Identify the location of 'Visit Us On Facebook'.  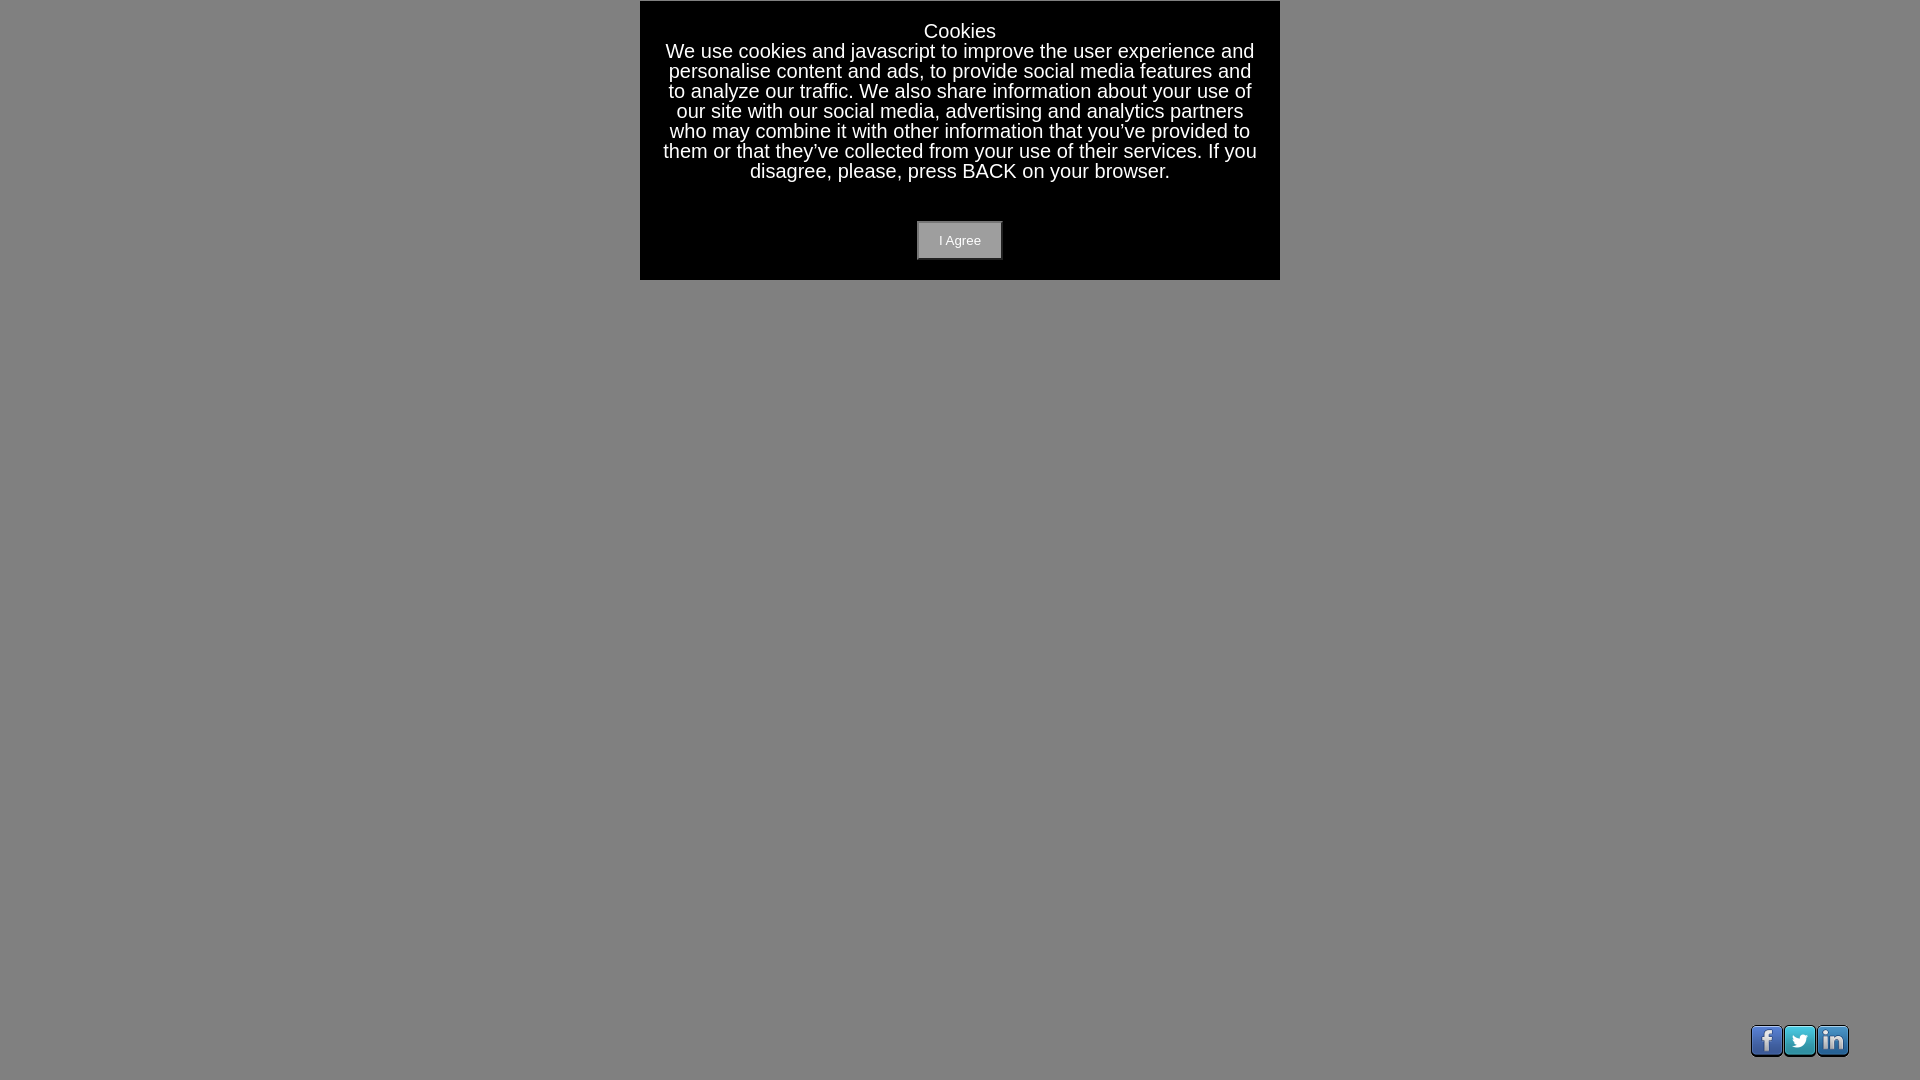
(1749, 1050).